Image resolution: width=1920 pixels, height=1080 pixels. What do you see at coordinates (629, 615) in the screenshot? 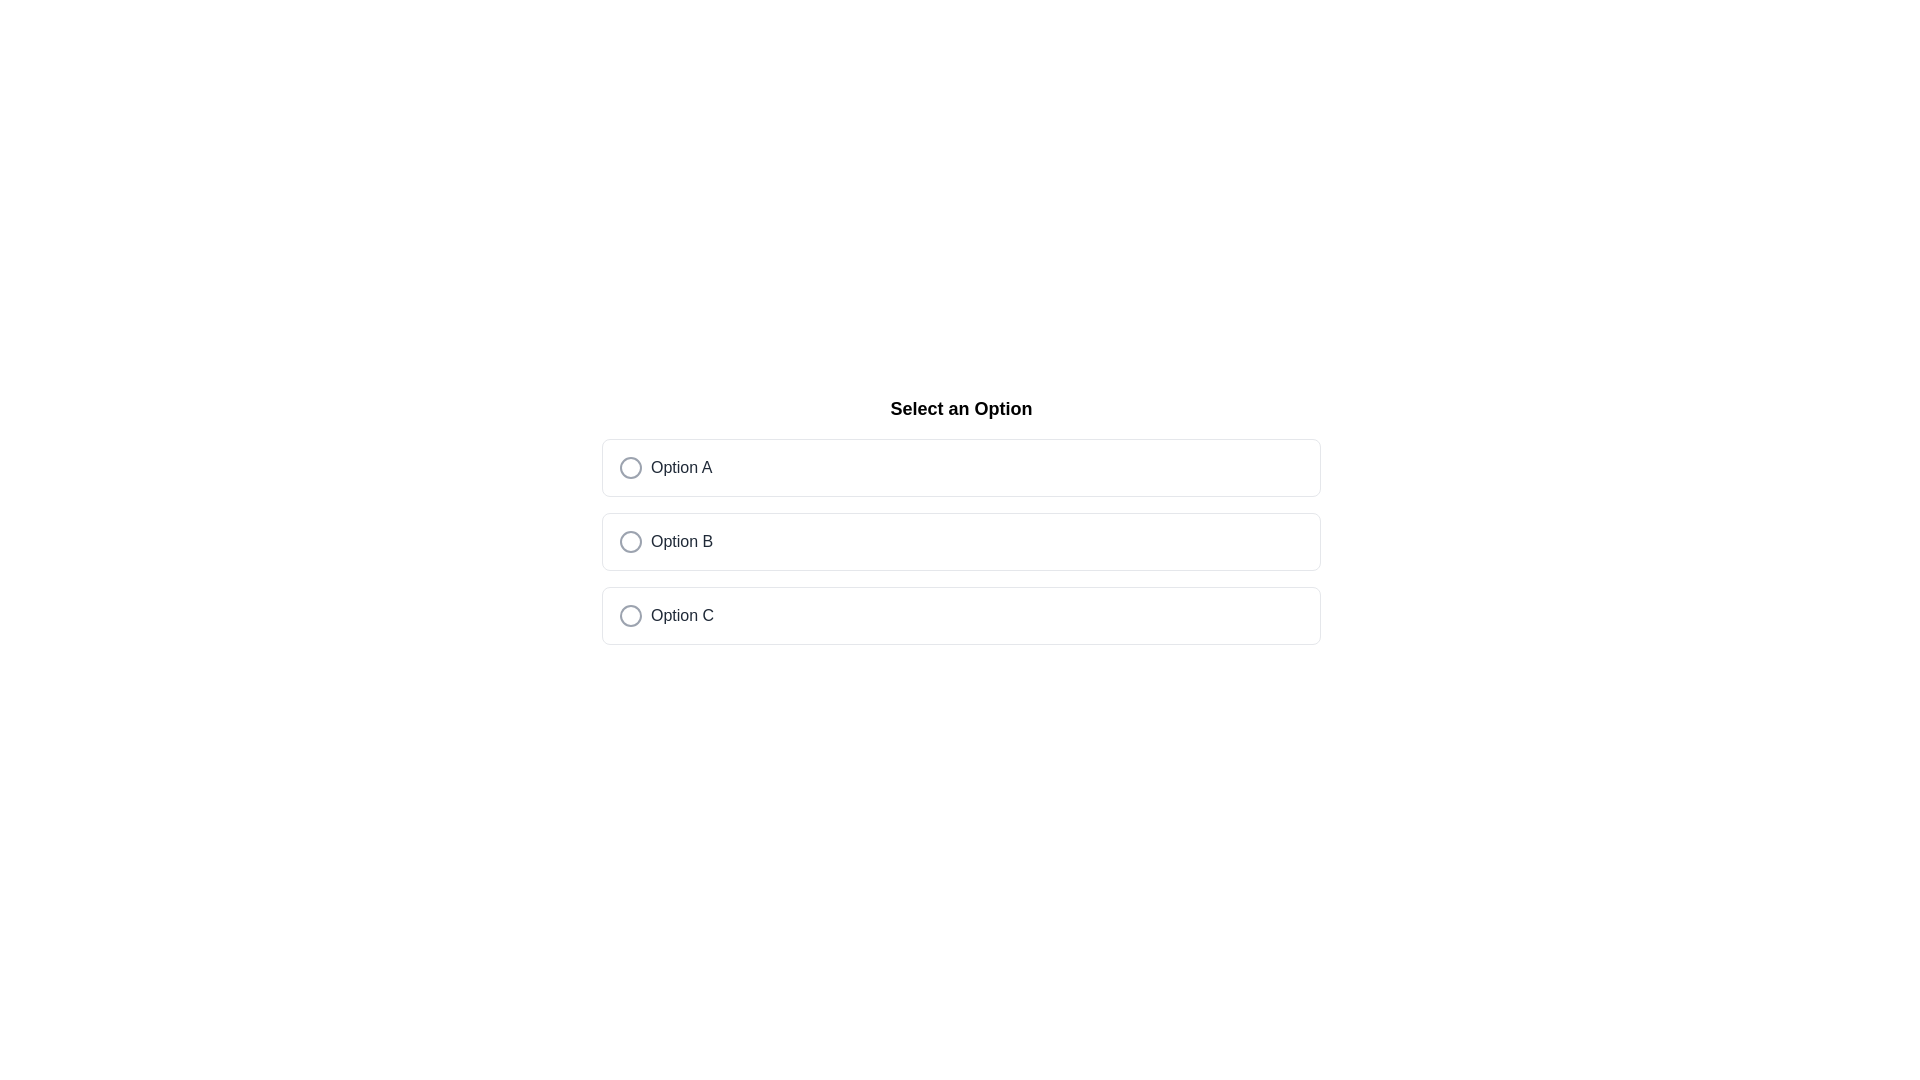
I see `the state of the inner circle (SVG element) which is part of 'Option C' in the vertical list of selectable options` at bounding box center [629, 615].